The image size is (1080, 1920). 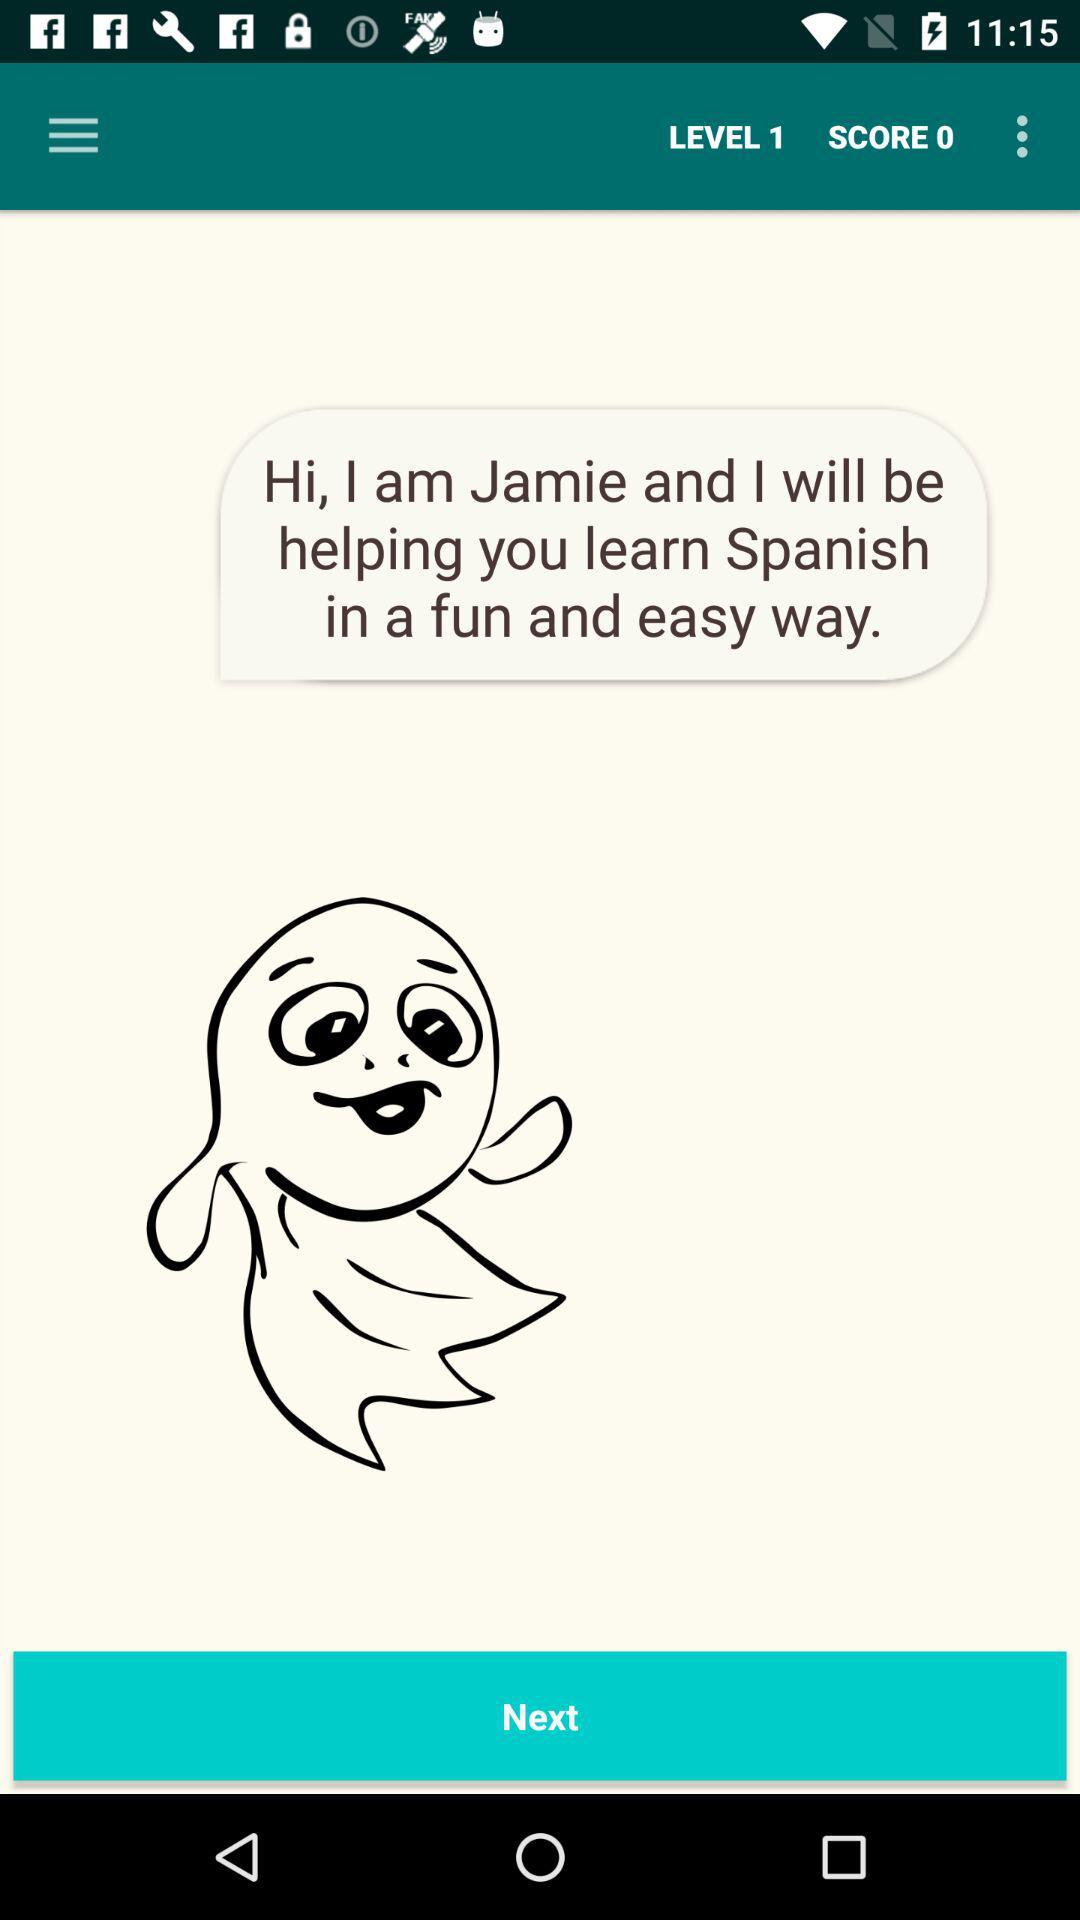 What do you see at coordinates (72, 135) in the screenshot?
I see `item next to level 1 item` at bounding box center [72, 135].